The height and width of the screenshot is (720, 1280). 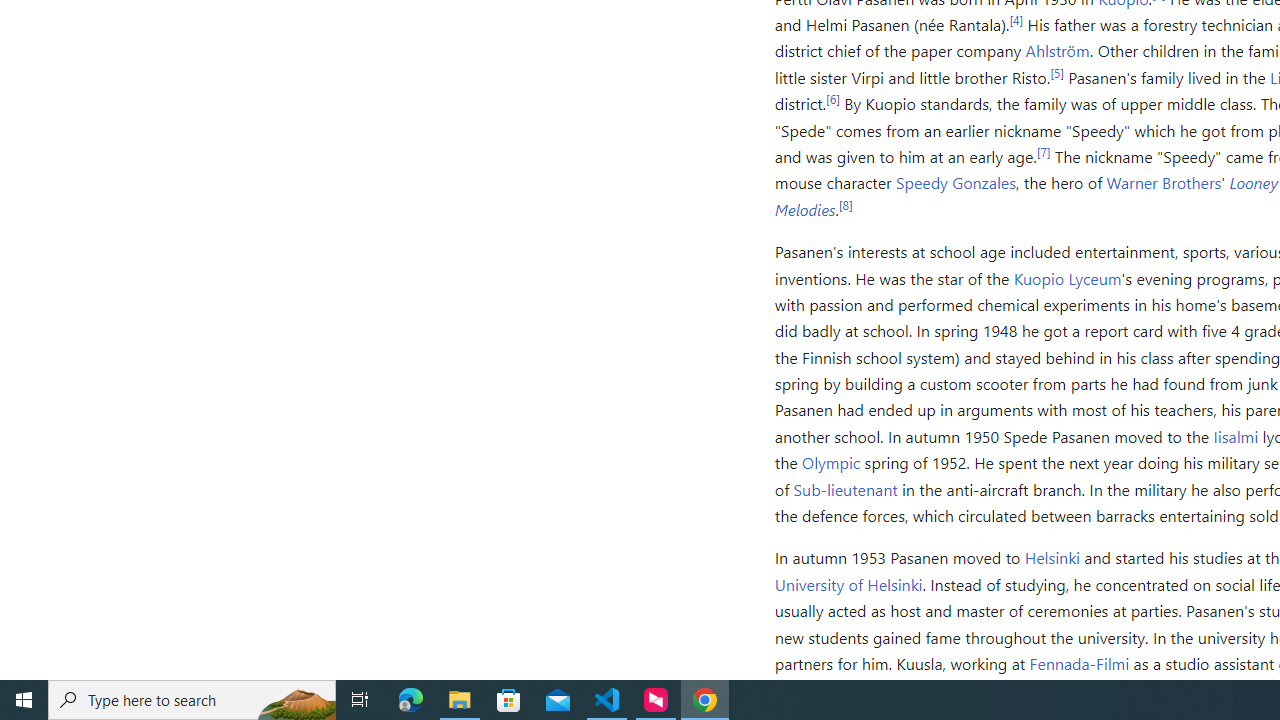 I want to click on '[4]', so click(x=1016, y=19).